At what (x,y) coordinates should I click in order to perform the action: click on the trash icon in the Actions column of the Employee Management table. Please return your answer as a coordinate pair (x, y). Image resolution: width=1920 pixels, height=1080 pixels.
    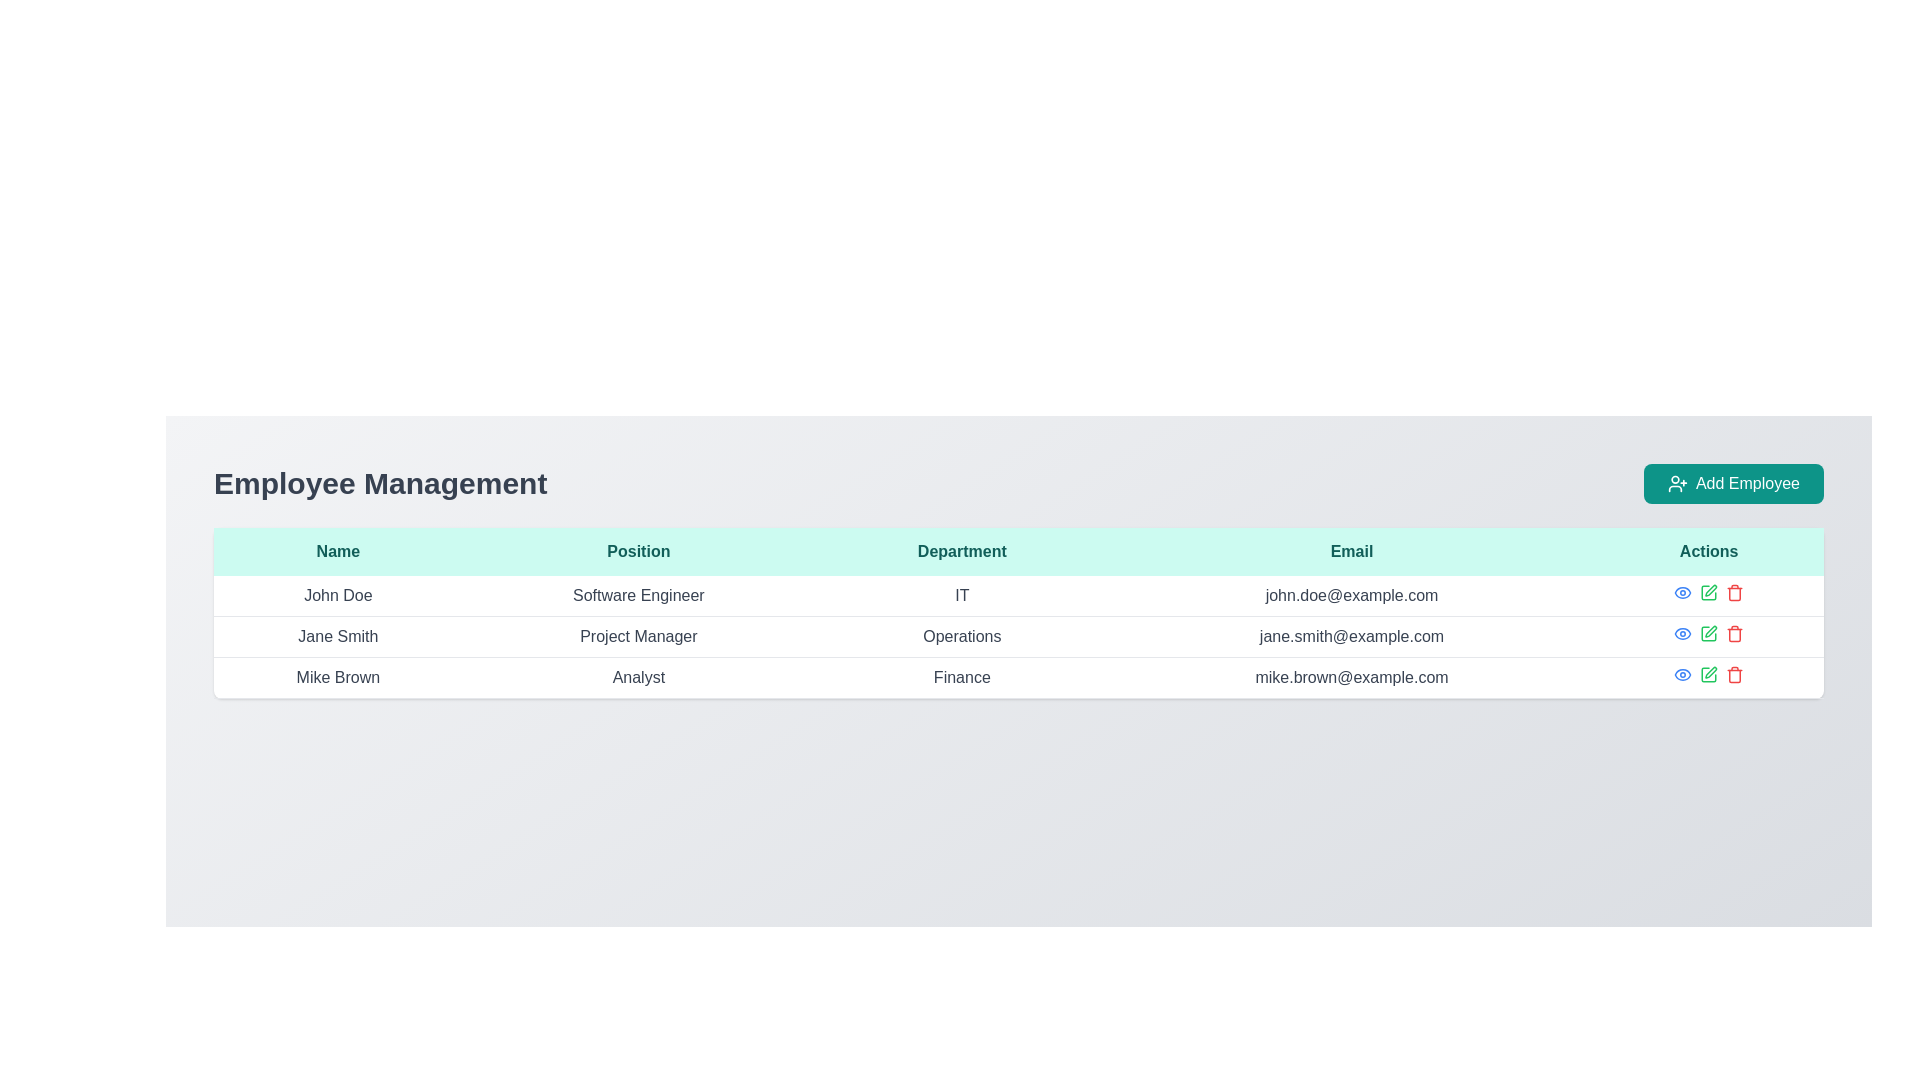
    Looking at the image, I should click on (1734, 635).